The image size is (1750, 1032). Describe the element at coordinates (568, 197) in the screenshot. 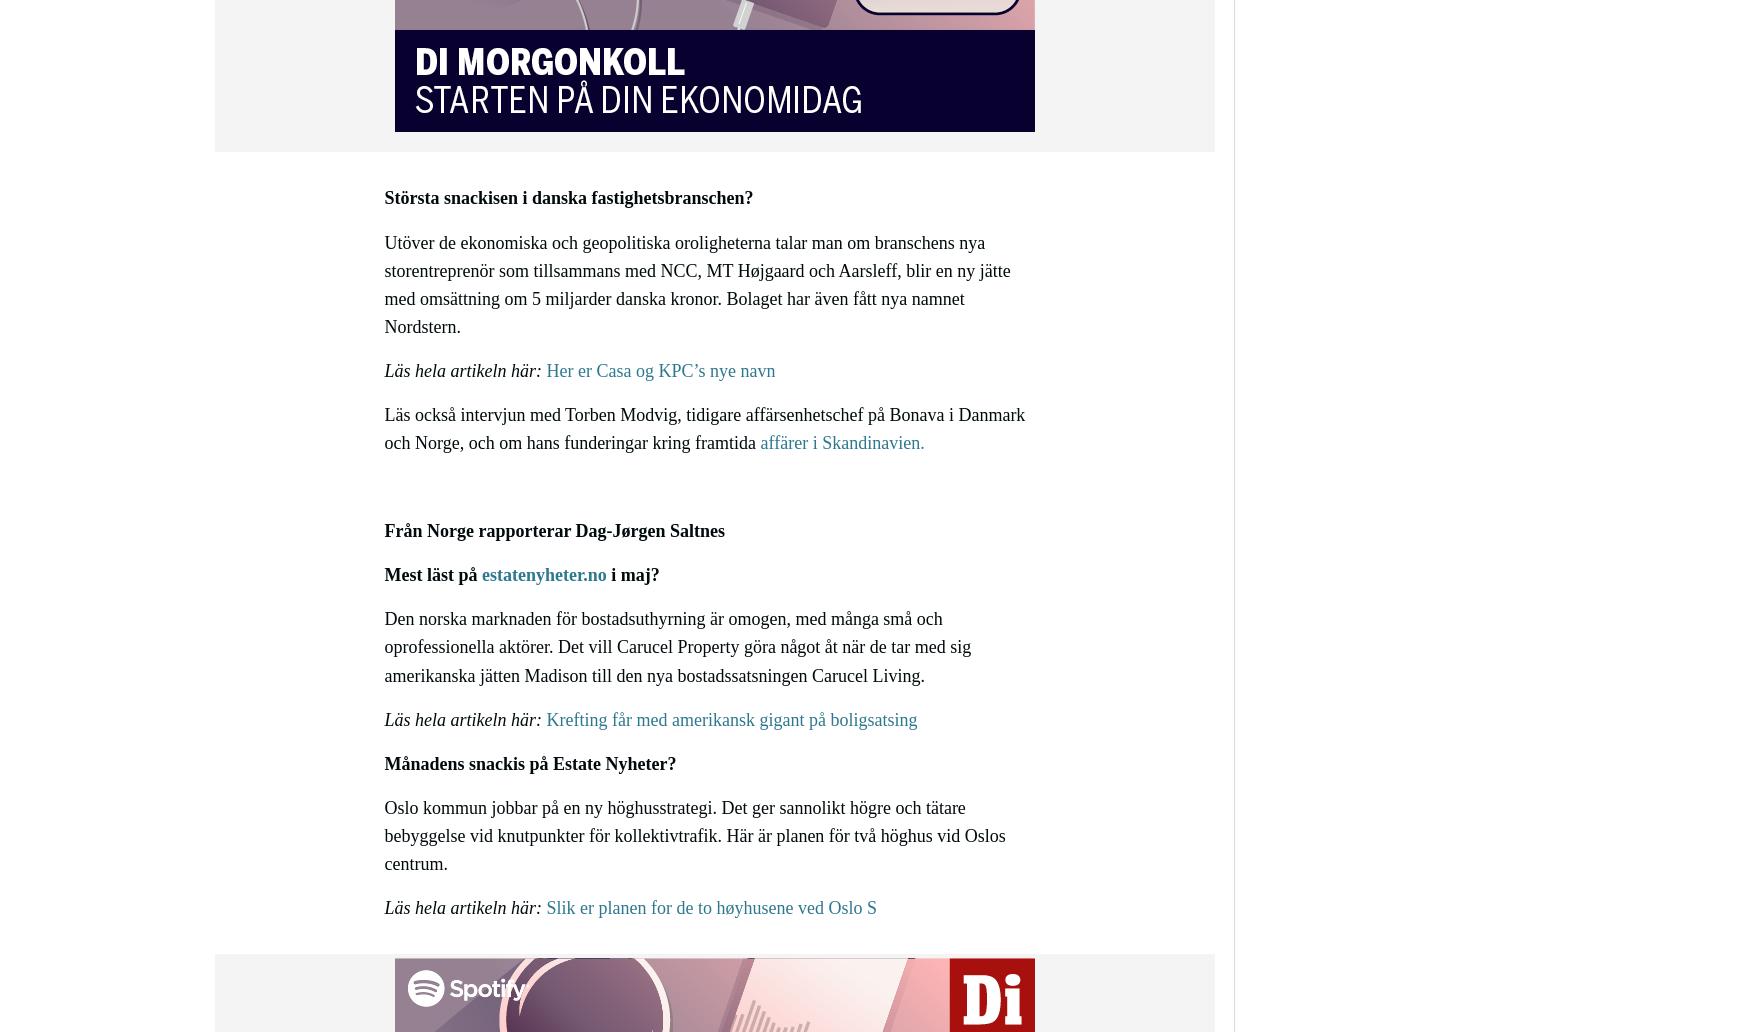

I see `'Största snackisen i danska fastighetsbranschen?'` at that location.